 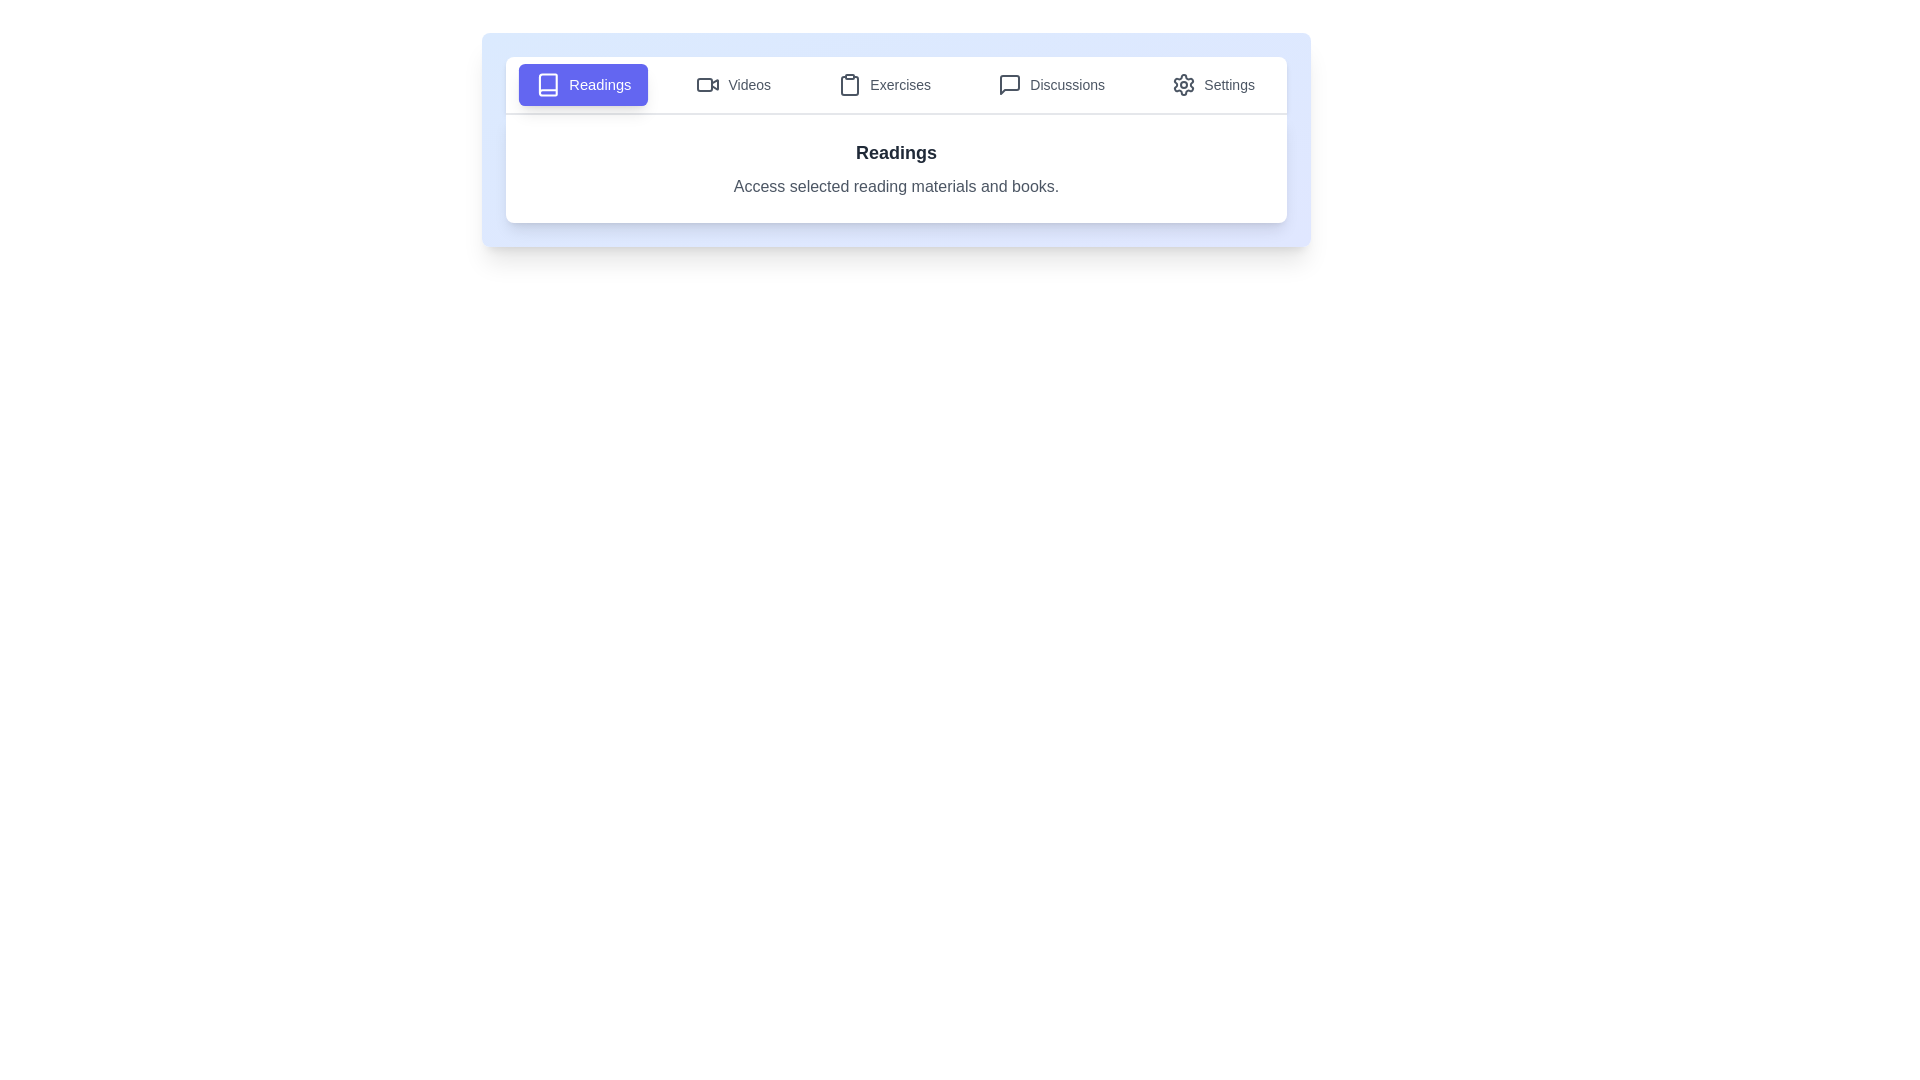 What do you see at coordinates (732, 83) in the screenshot?
I see `the Videos tab to view its content` at bounding box center [732, 83].